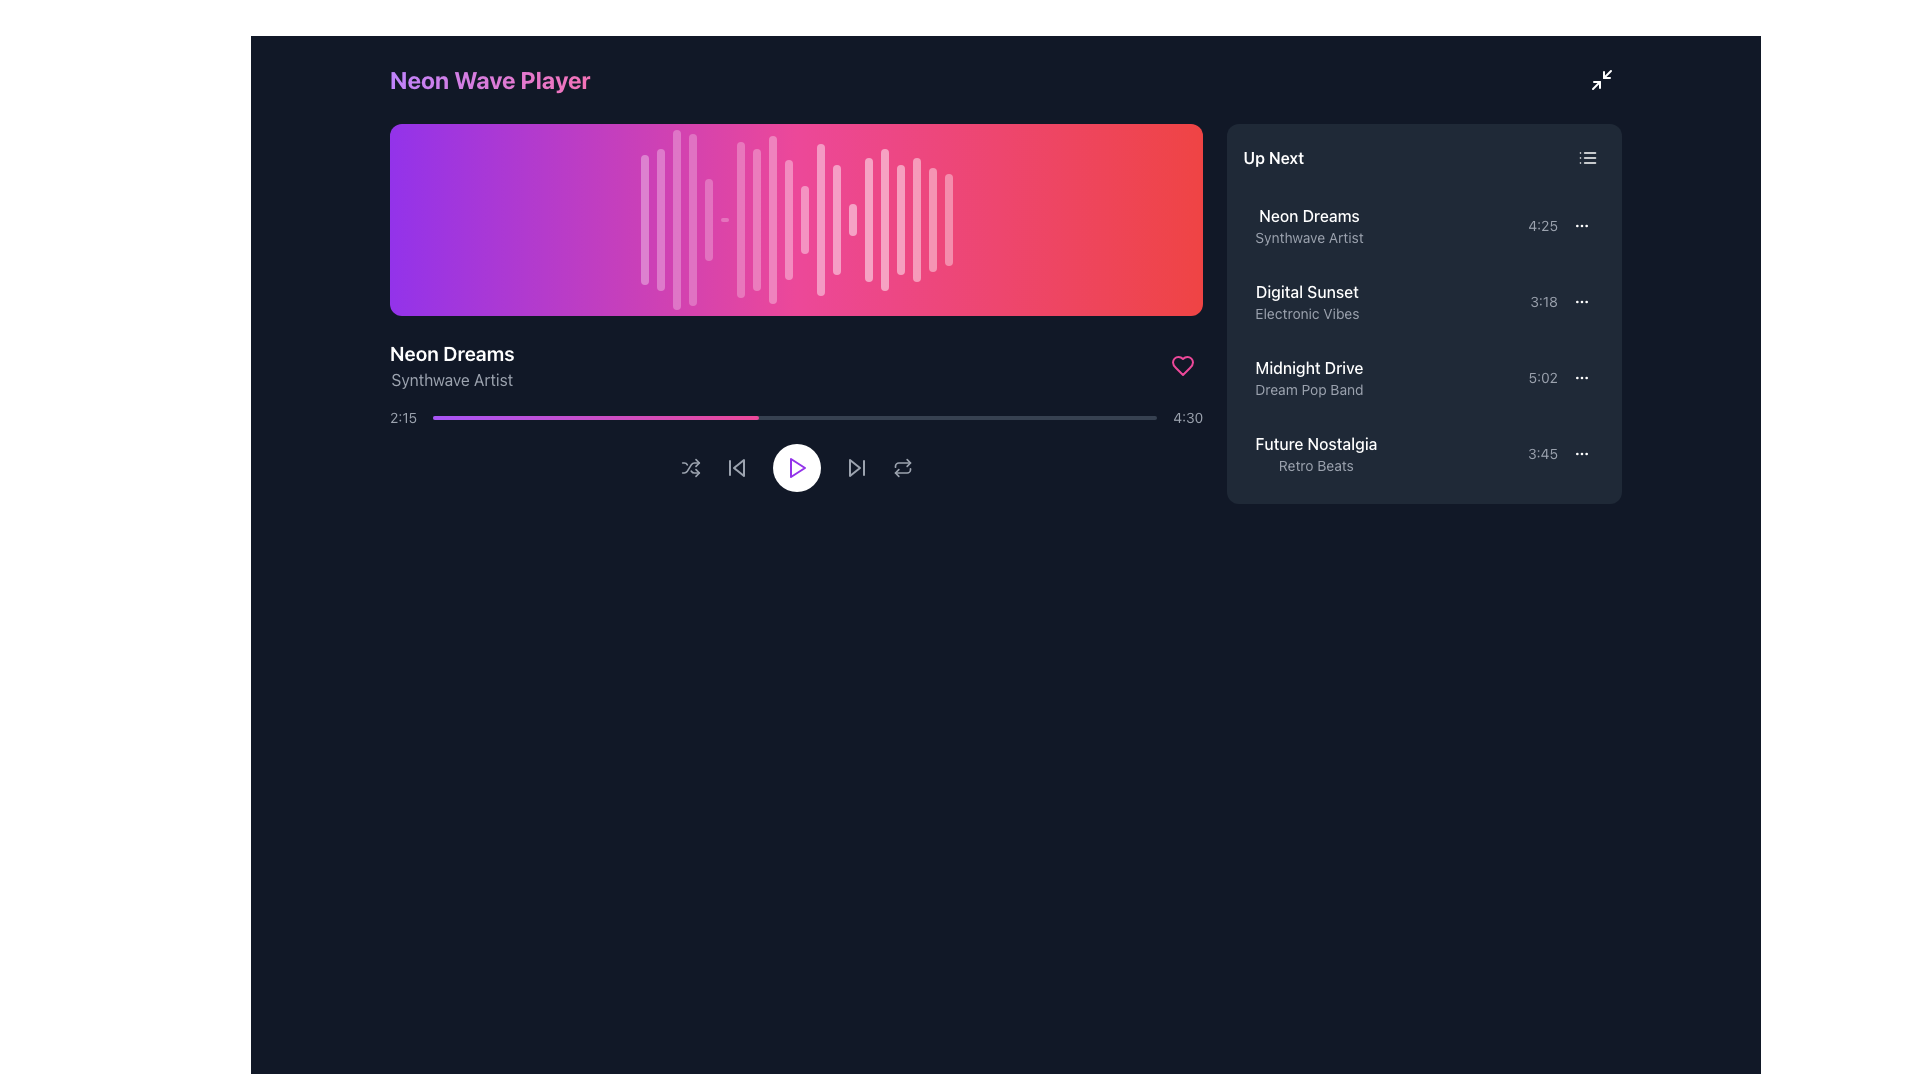 This screenshot has height=1080, width=1920. Describe the element at coordinates (1587, 157) in the screenshot. I see `the Icon button located in the upper-right corner of the 'Up Next' section` at that location.